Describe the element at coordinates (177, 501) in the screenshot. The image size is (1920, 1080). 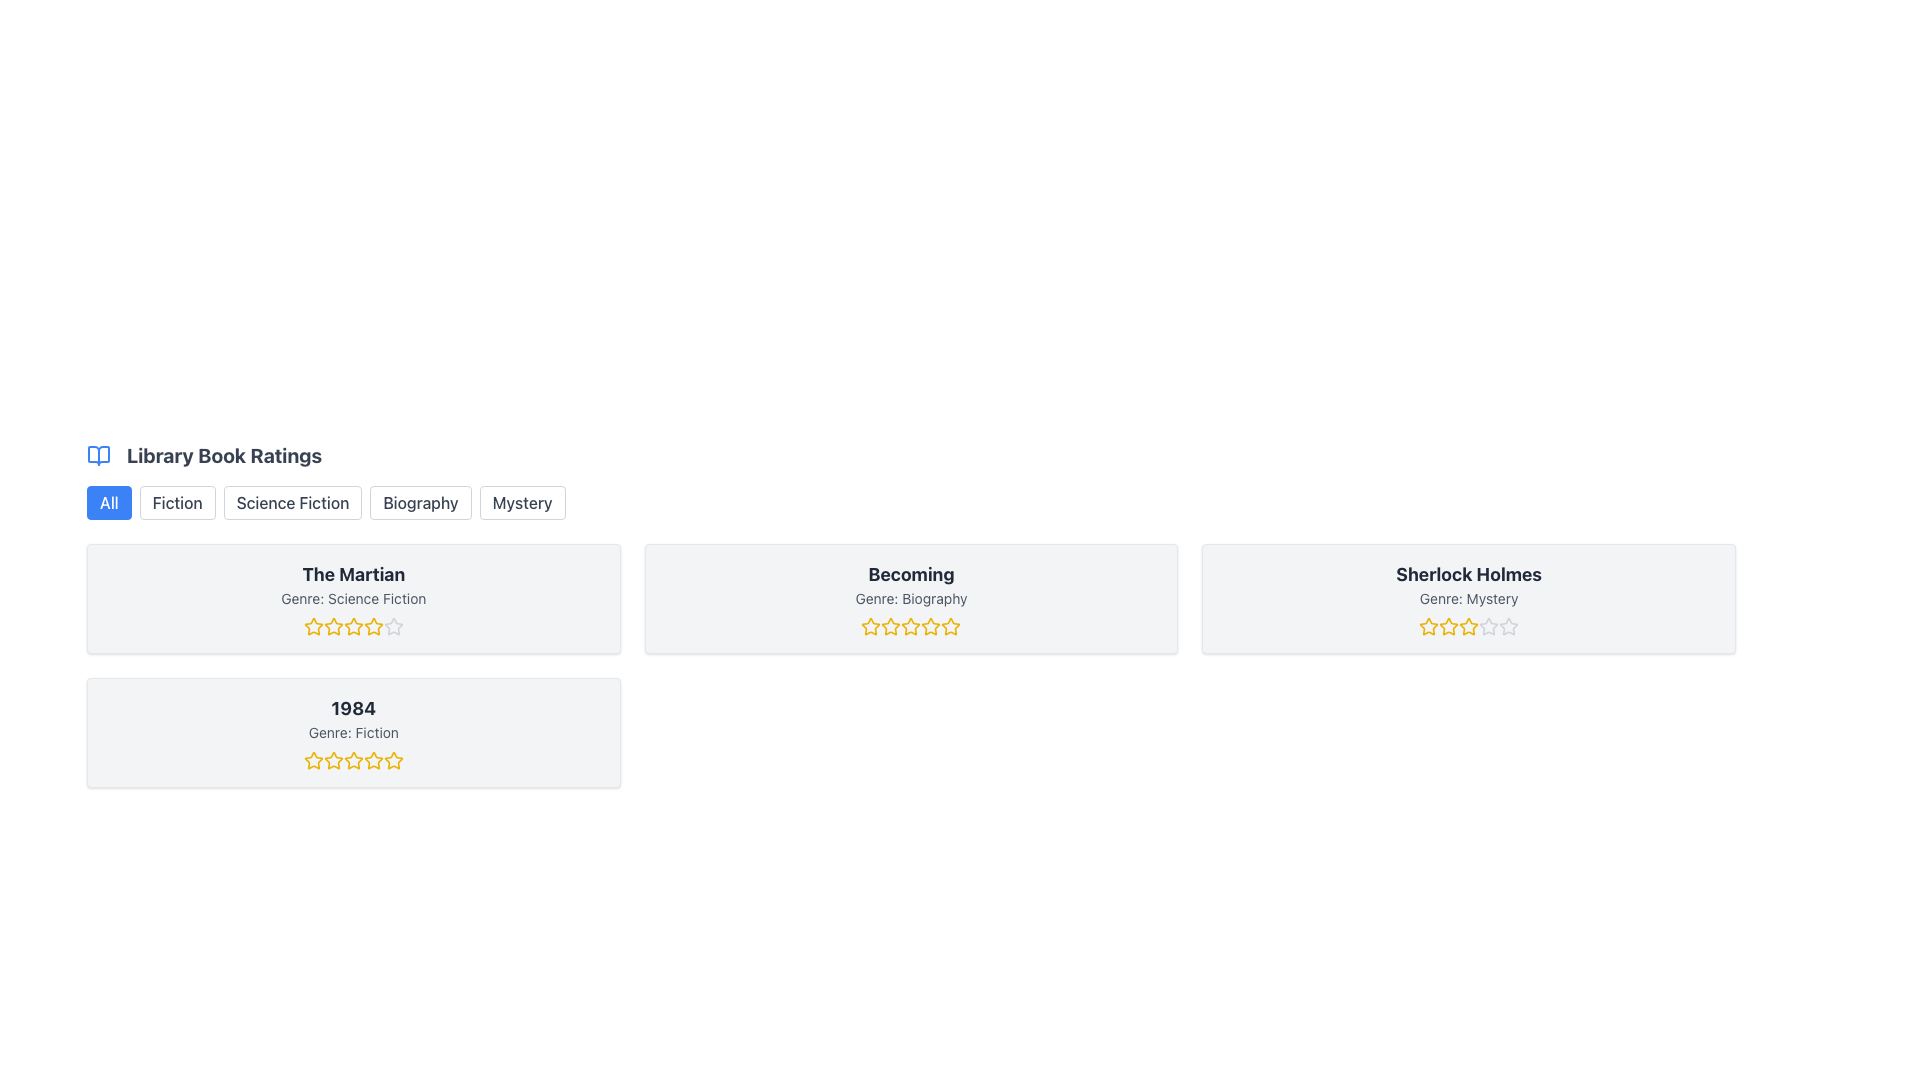
I see `the filter button for category selection that filters items` at that location.